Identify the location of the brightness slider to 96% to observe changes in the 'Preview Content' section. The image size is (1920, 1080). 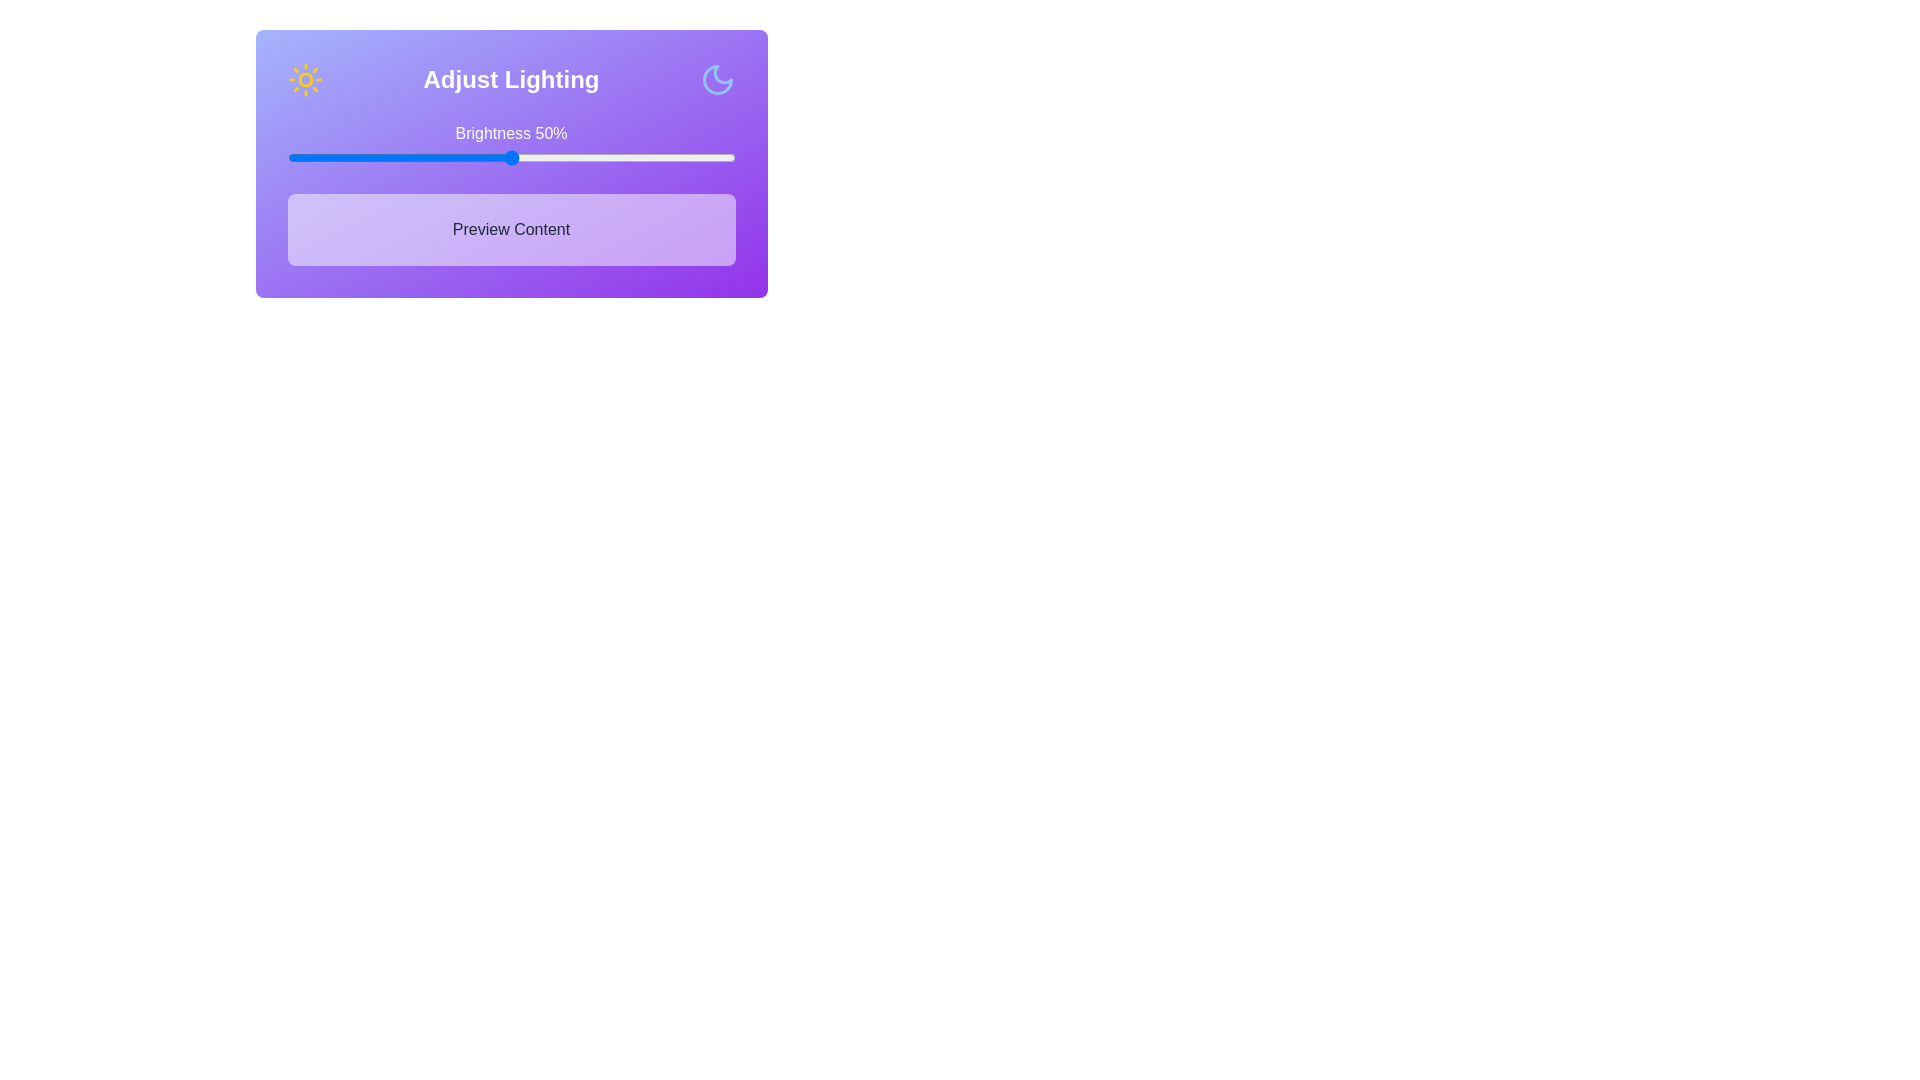
(717, 157).